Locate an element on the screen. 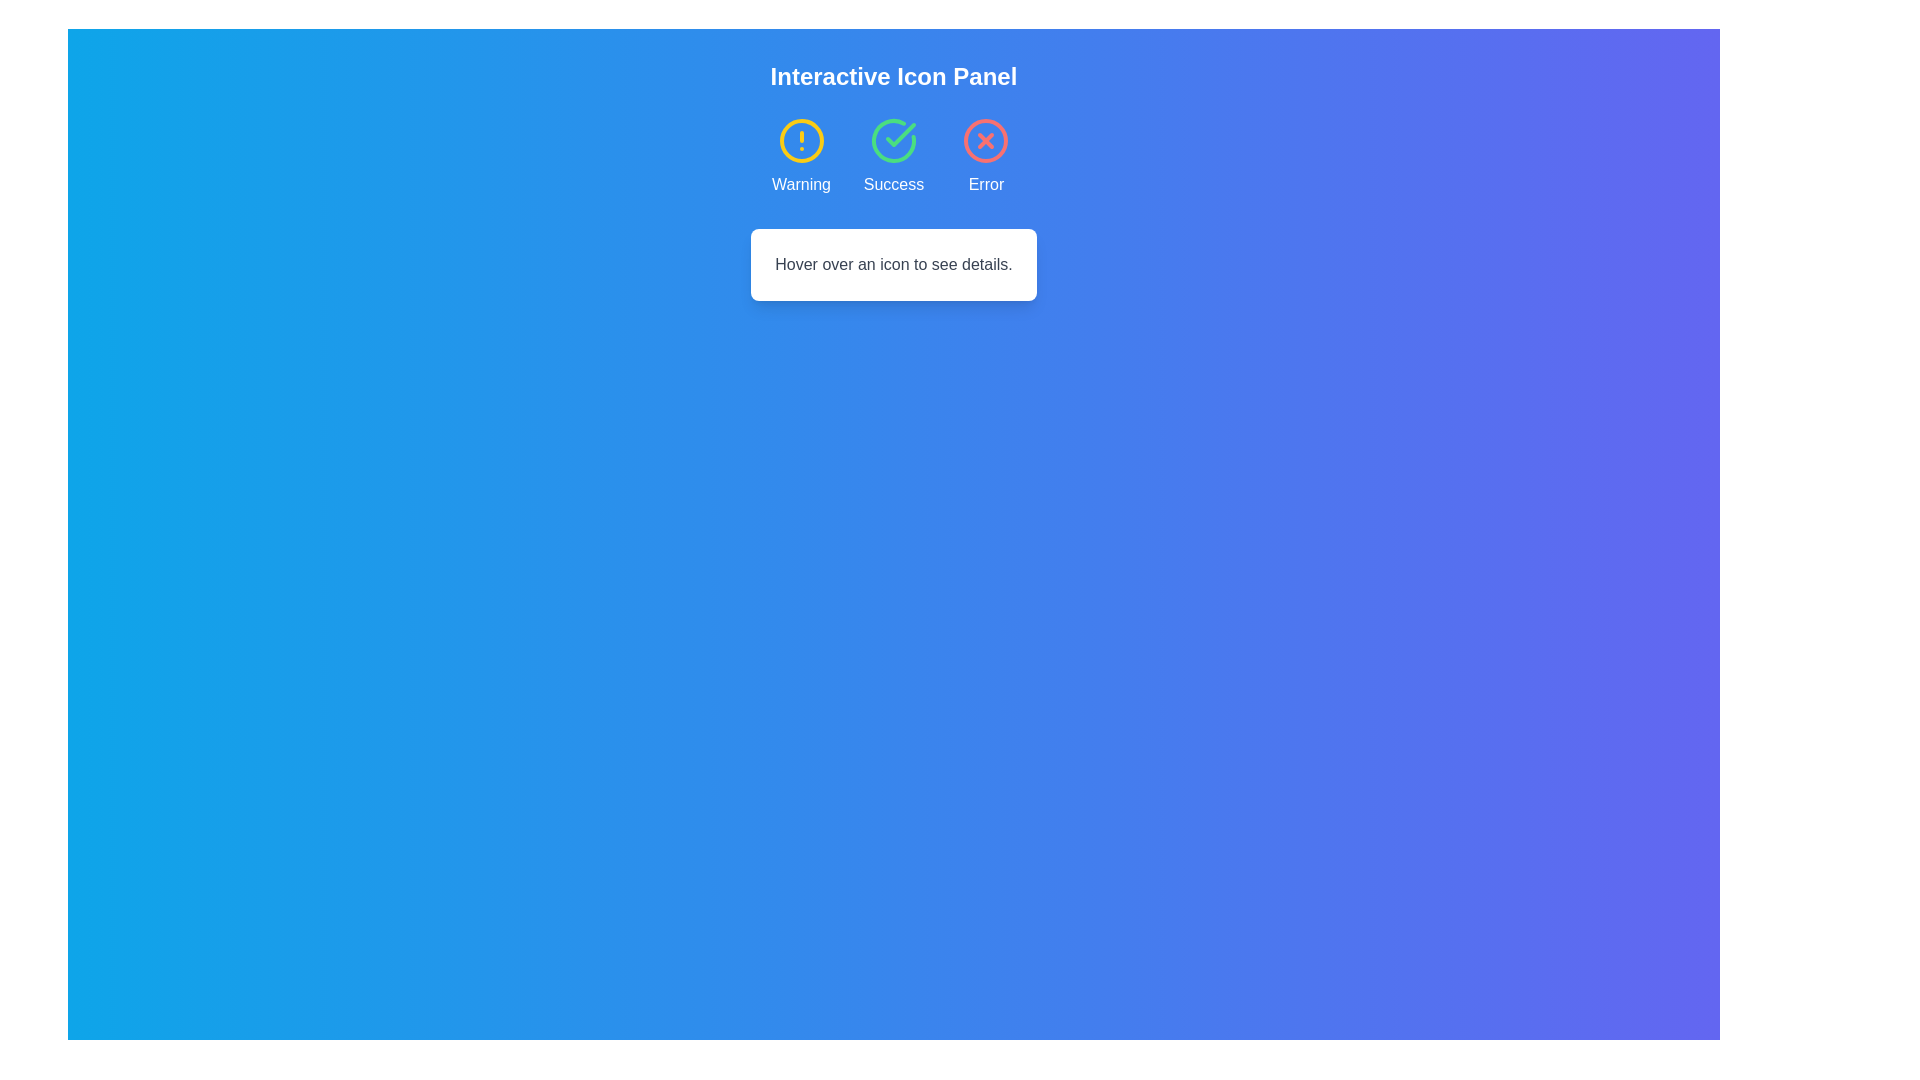 The width and height of the screenshot is (1920, 1080). the 'Success' icon in the Interactive Icon Panel, which visually indicates a successful state is located at coordinates (892, 156).